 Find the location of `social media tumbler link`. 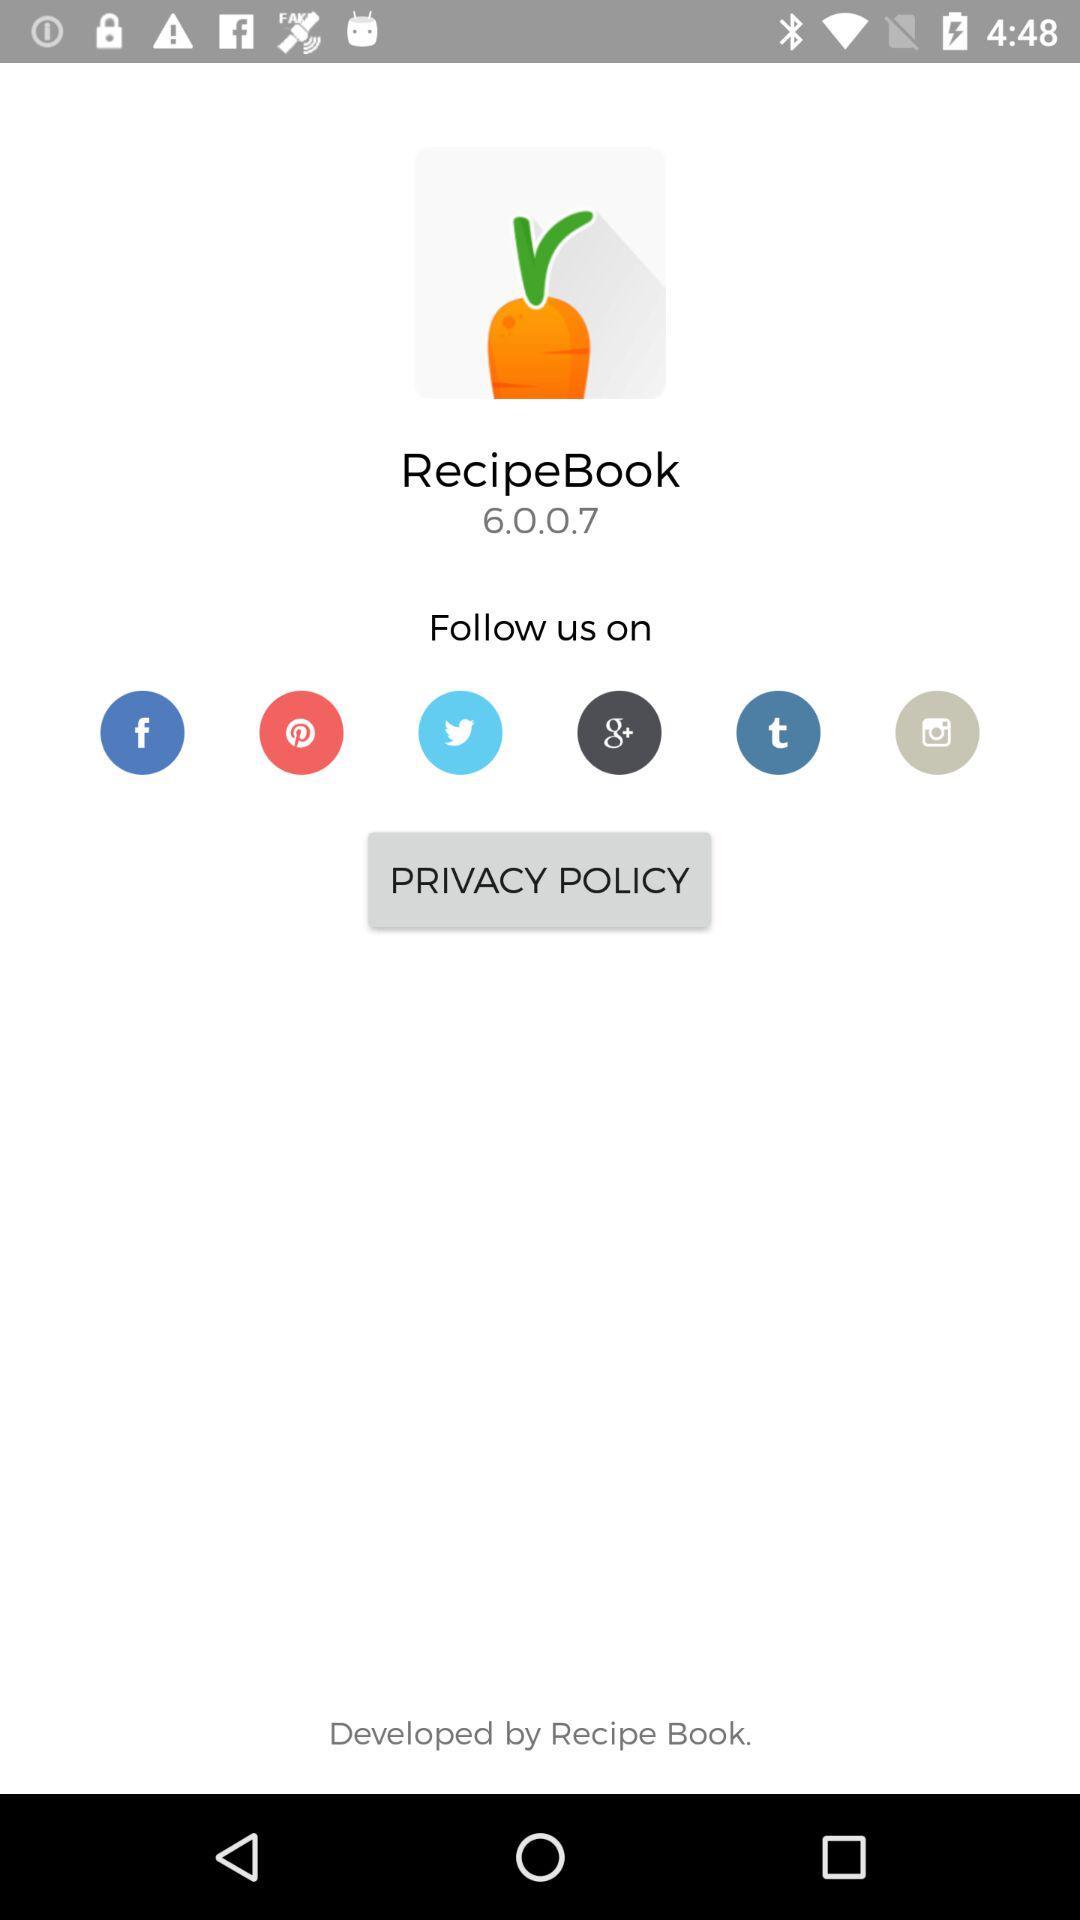

social media tumbler link is located at coordinates (777, 731).